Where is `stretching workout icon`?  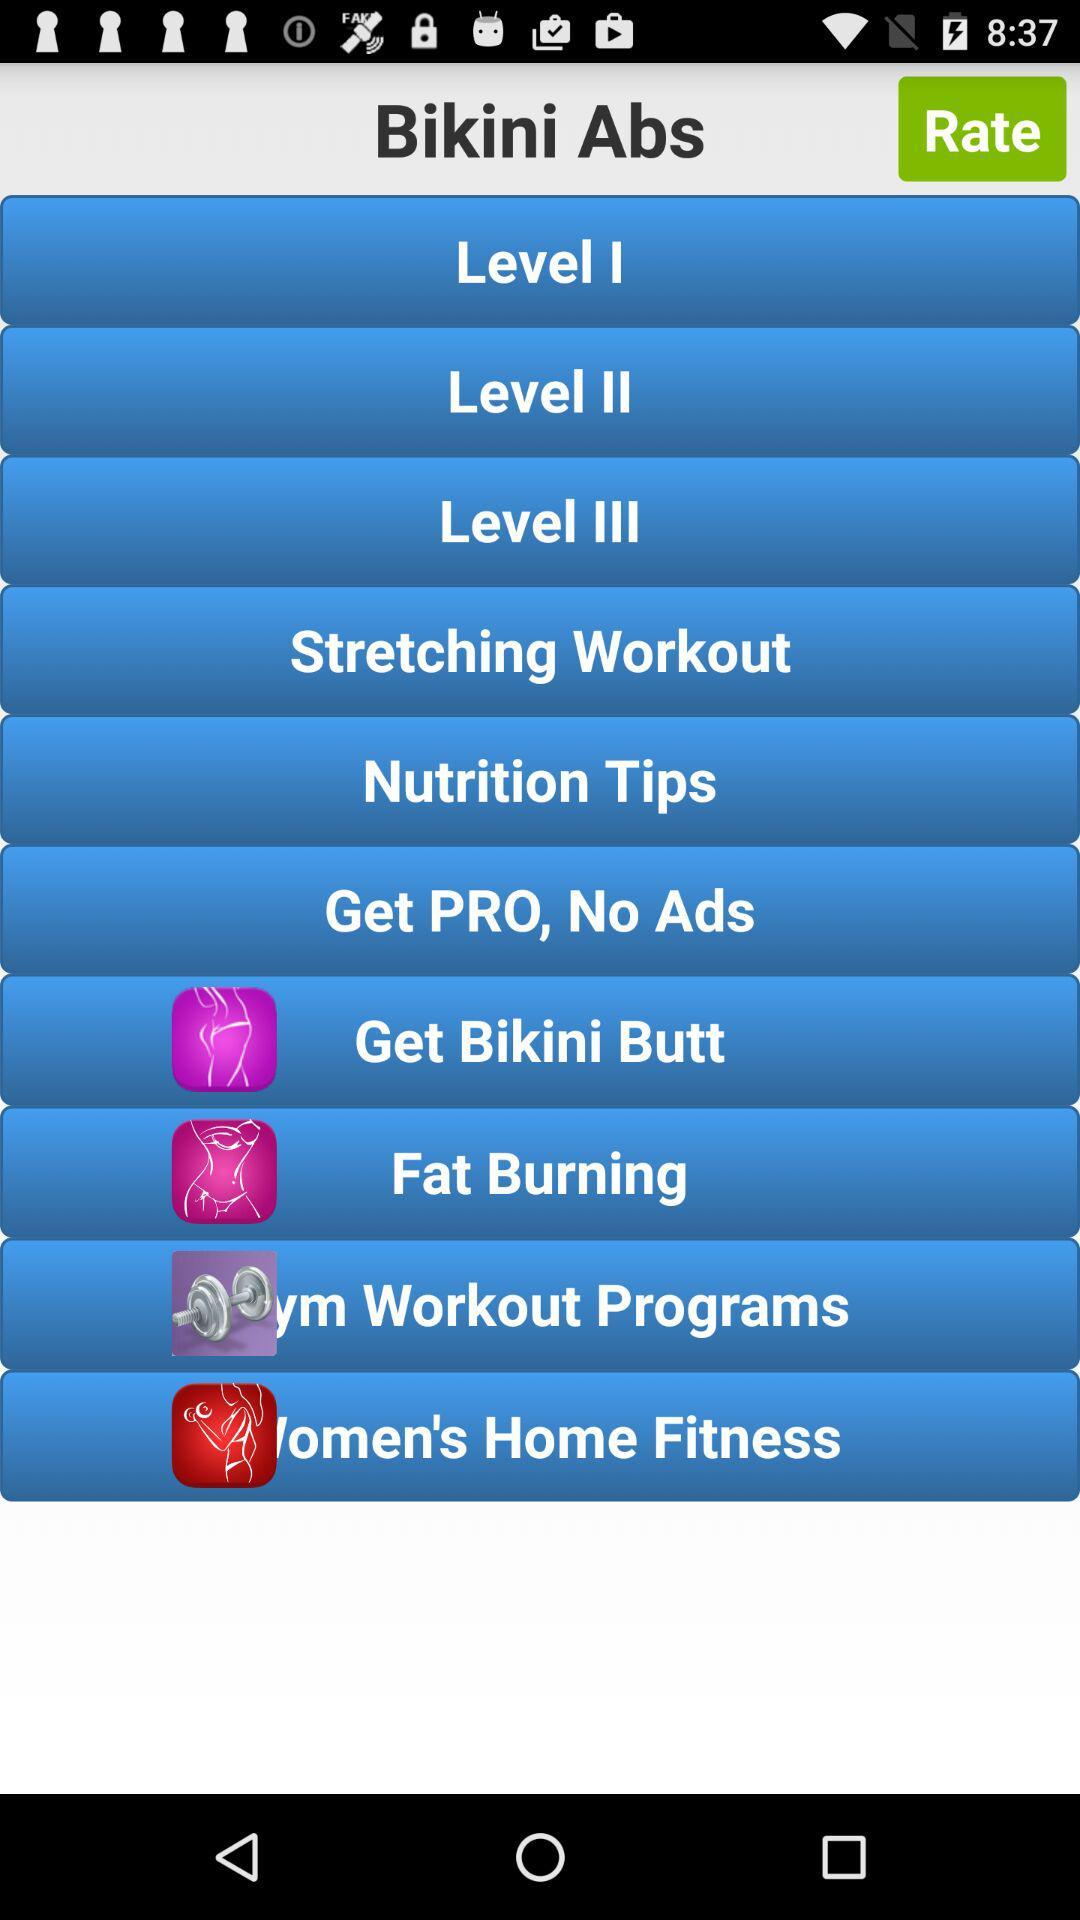
stretching workout icon is located at coordinates (540, 649).